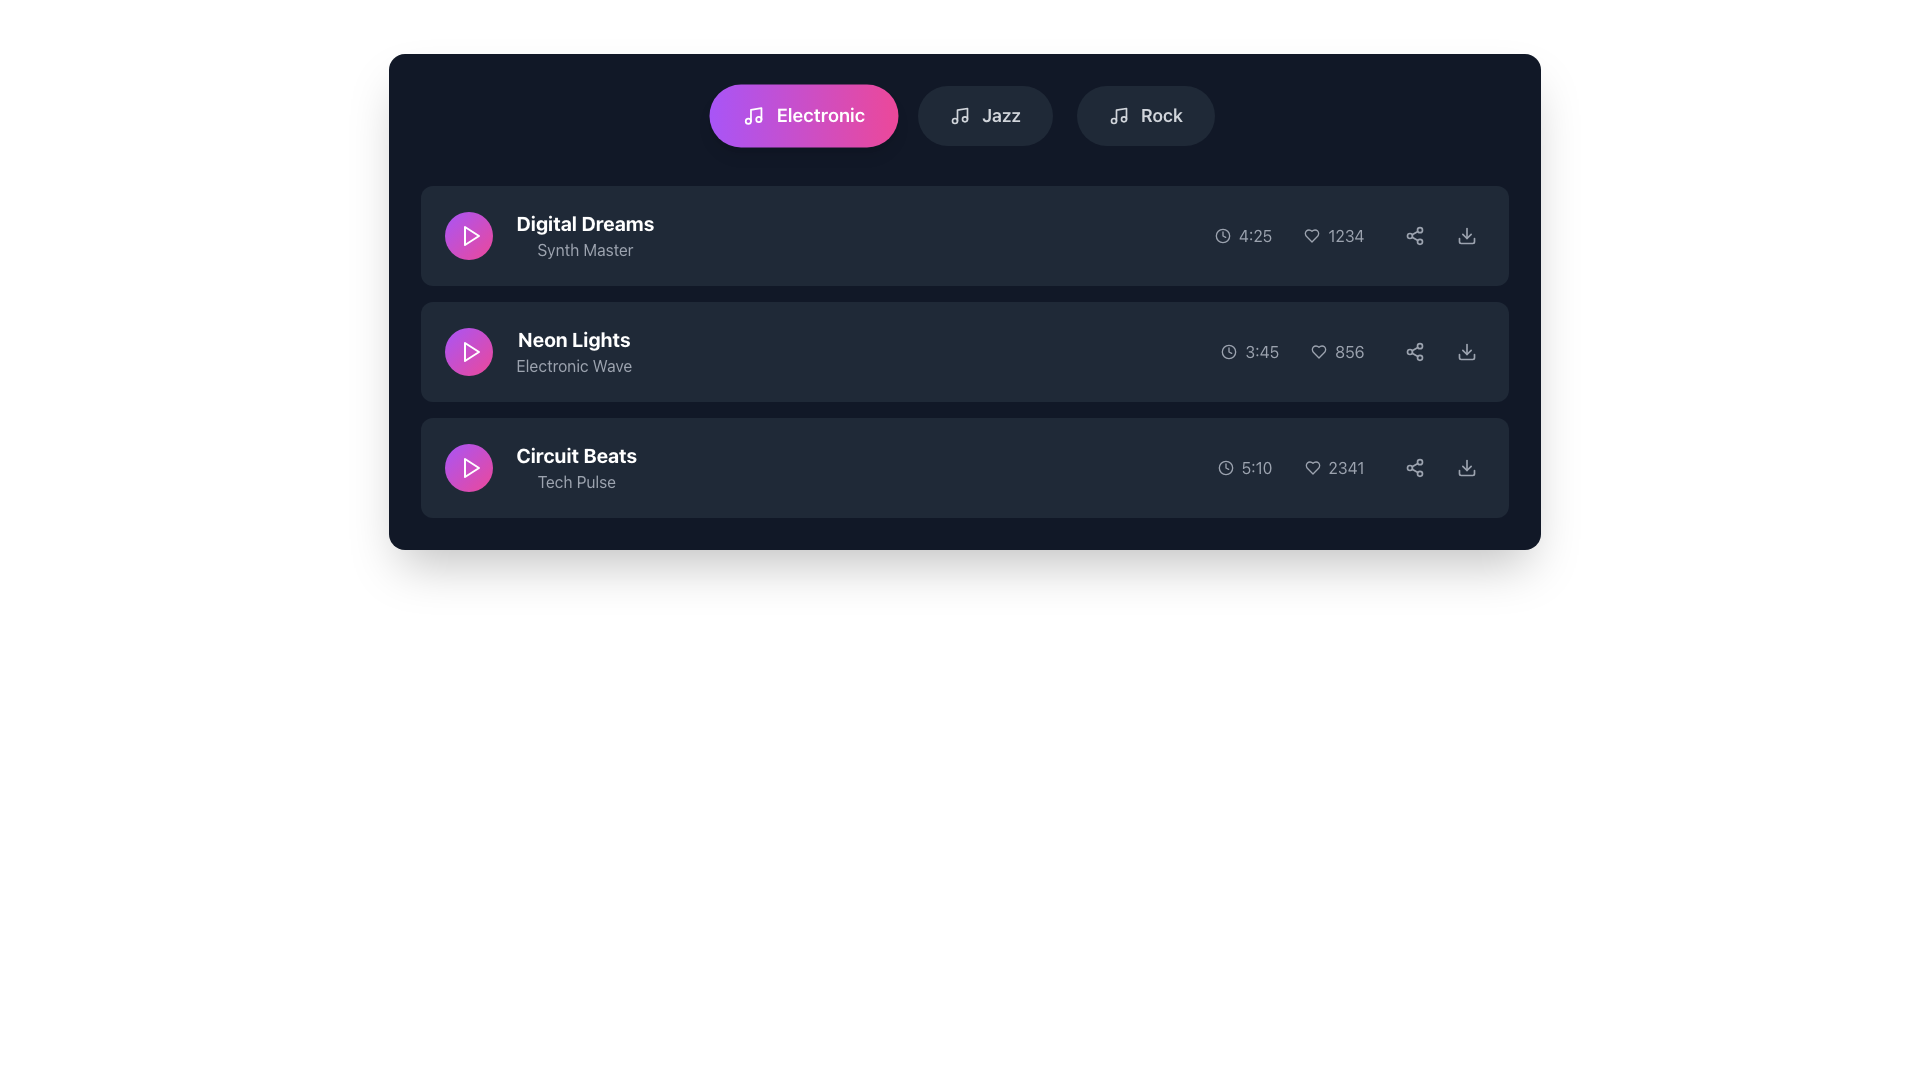 The height and width of the screenshot is (1080, 1920). I want to click on the 'Jazz' category button, which is the second option in a horizontal group of buttons located at the top center of the interface, to filter the displayed content accordingly, so click(985, 115).